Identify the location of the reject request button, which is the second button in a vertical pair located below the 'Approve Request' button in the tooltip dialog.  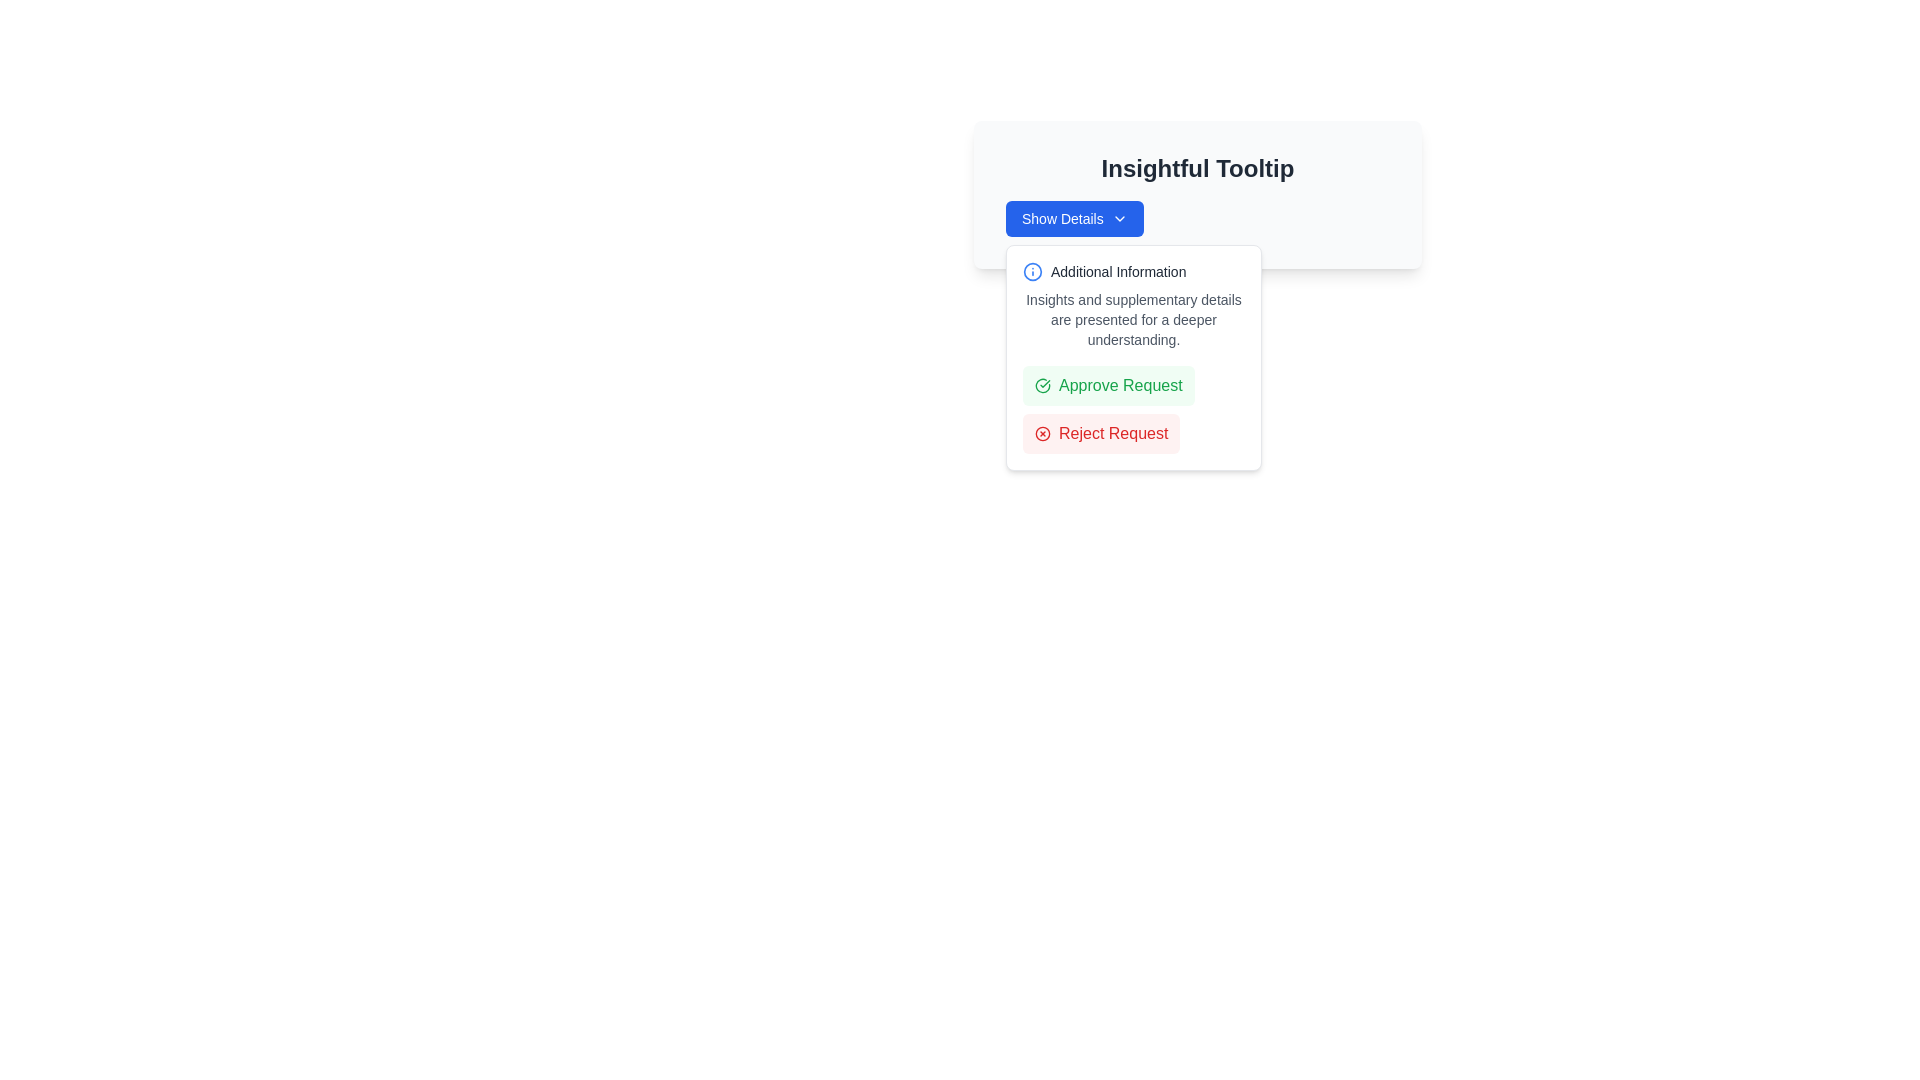
(1100, 433).